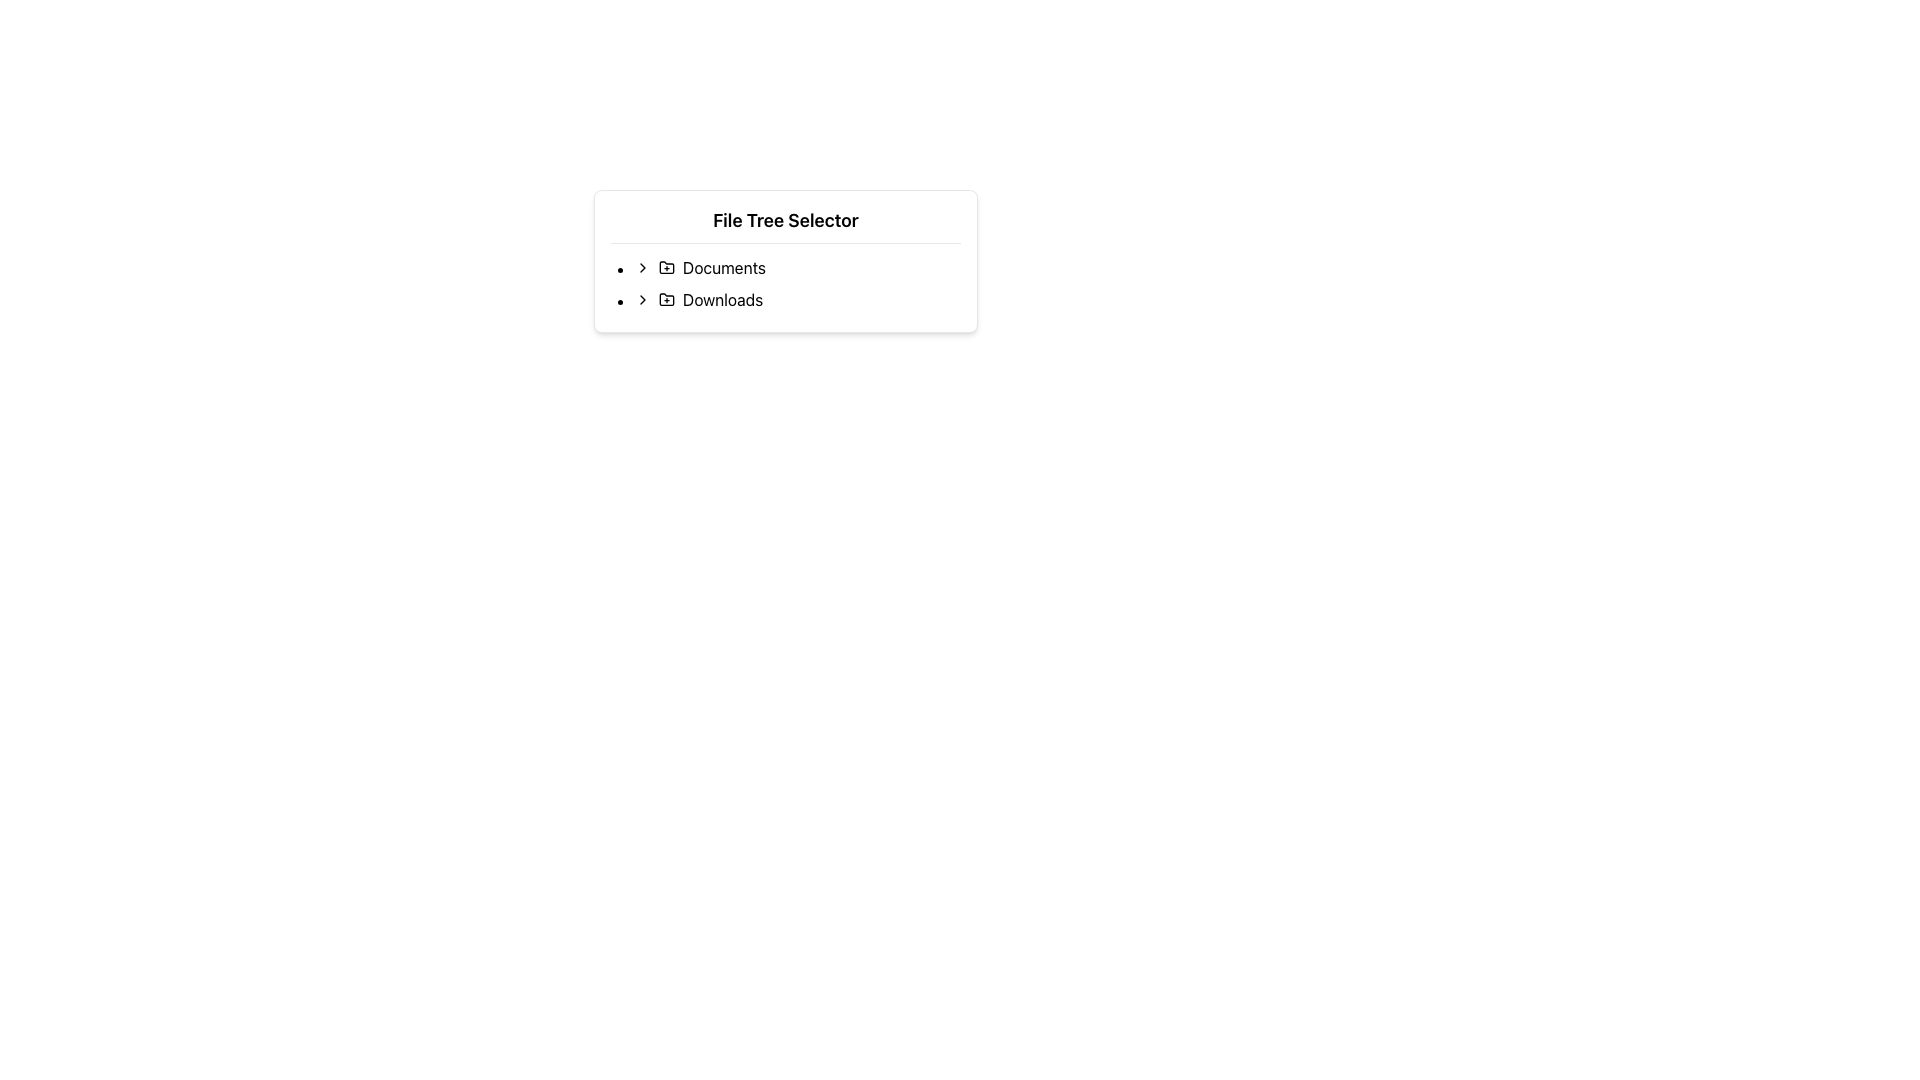  Describe the element at coordinates (643, 266) in the screenshot. I see `the chevron icon` at that location.